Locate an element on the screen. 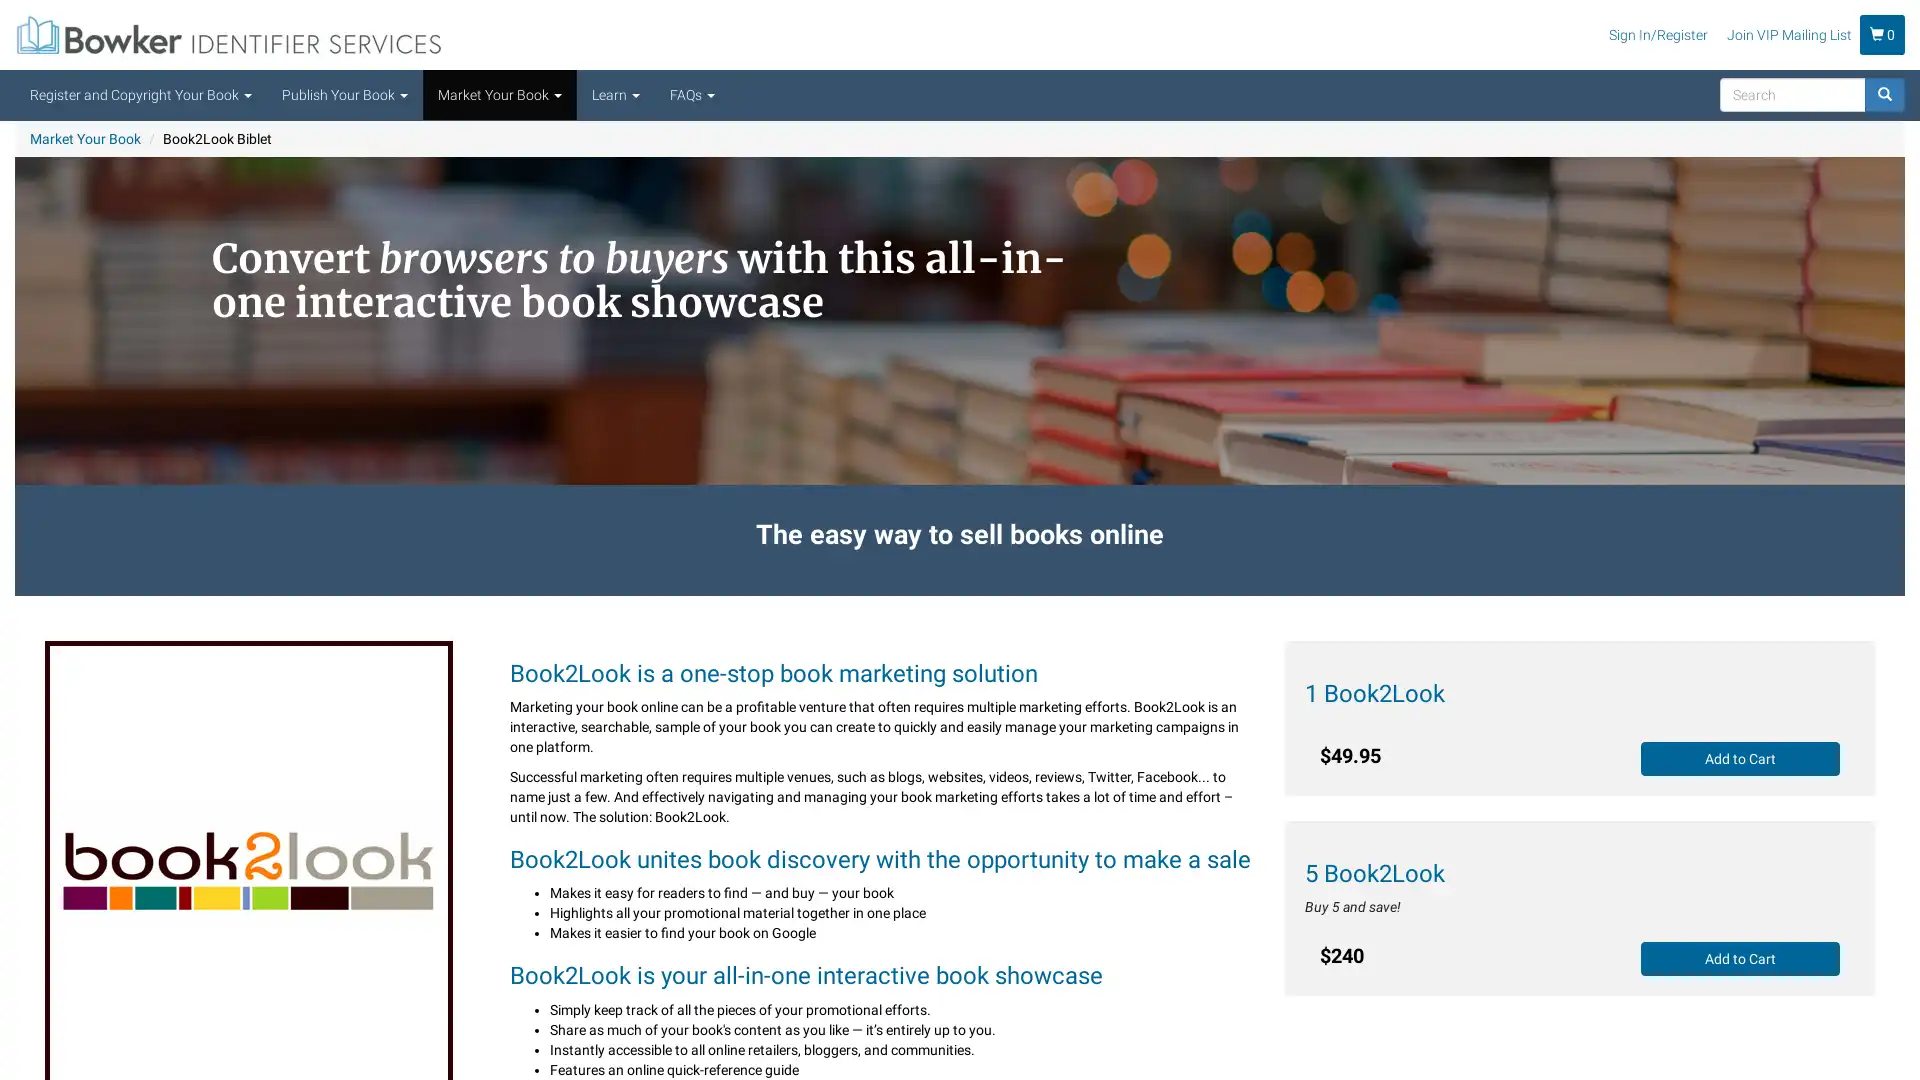 The height and width of the screenshot is (1080, 1920). Search is located at coordinates (1884, 95).